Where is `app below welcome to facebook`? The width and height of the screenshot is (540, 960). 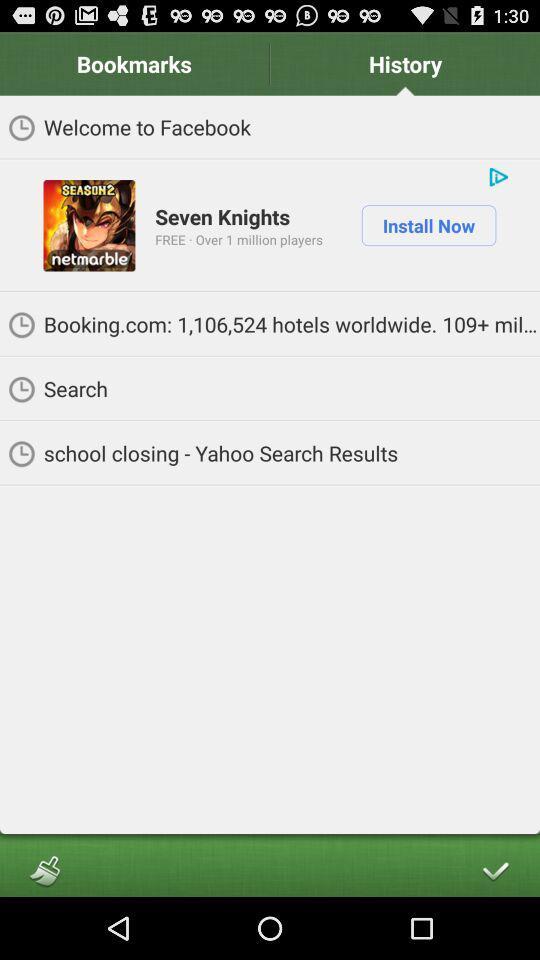
app below welcome to facebook is located at coordinates (88, 225).